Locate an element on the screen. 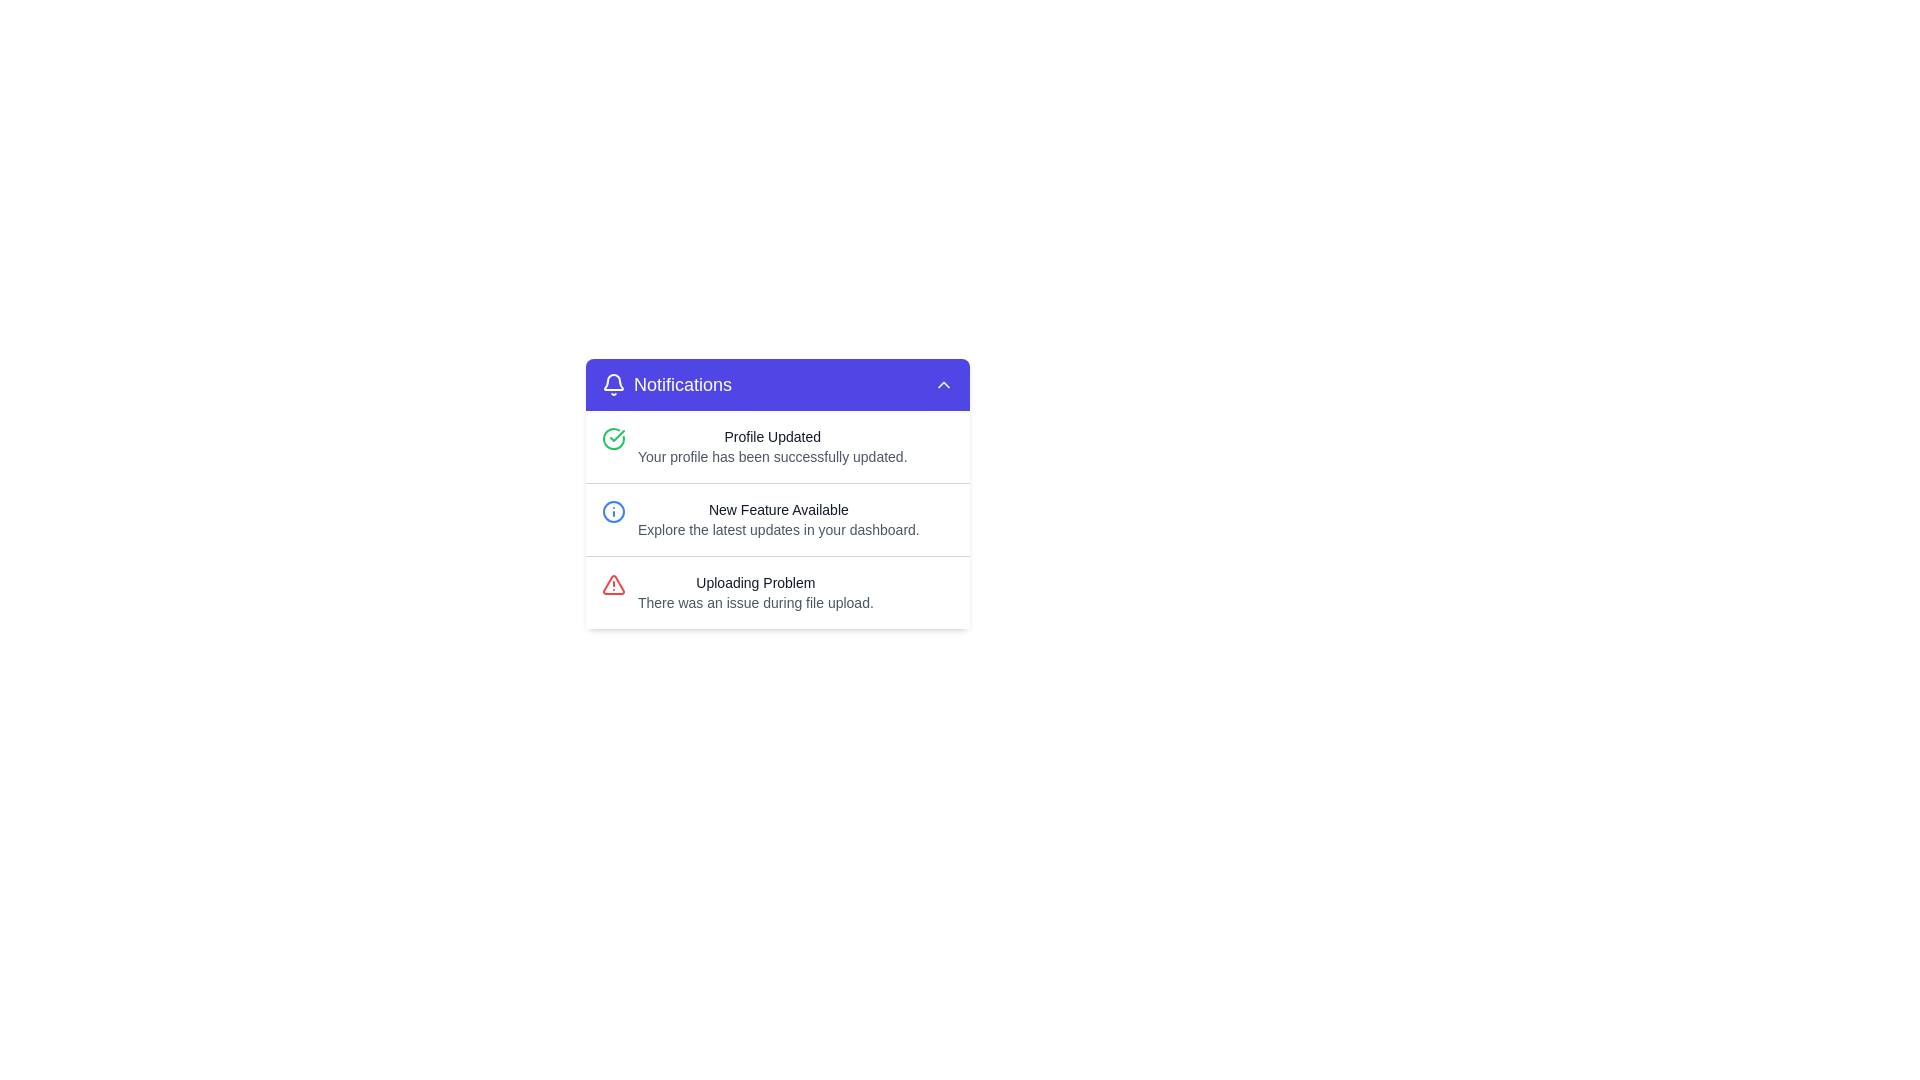  the notifications icon located at the leftmost end of the header section labeled 'Notifications' is located at coordinates (613, 385).